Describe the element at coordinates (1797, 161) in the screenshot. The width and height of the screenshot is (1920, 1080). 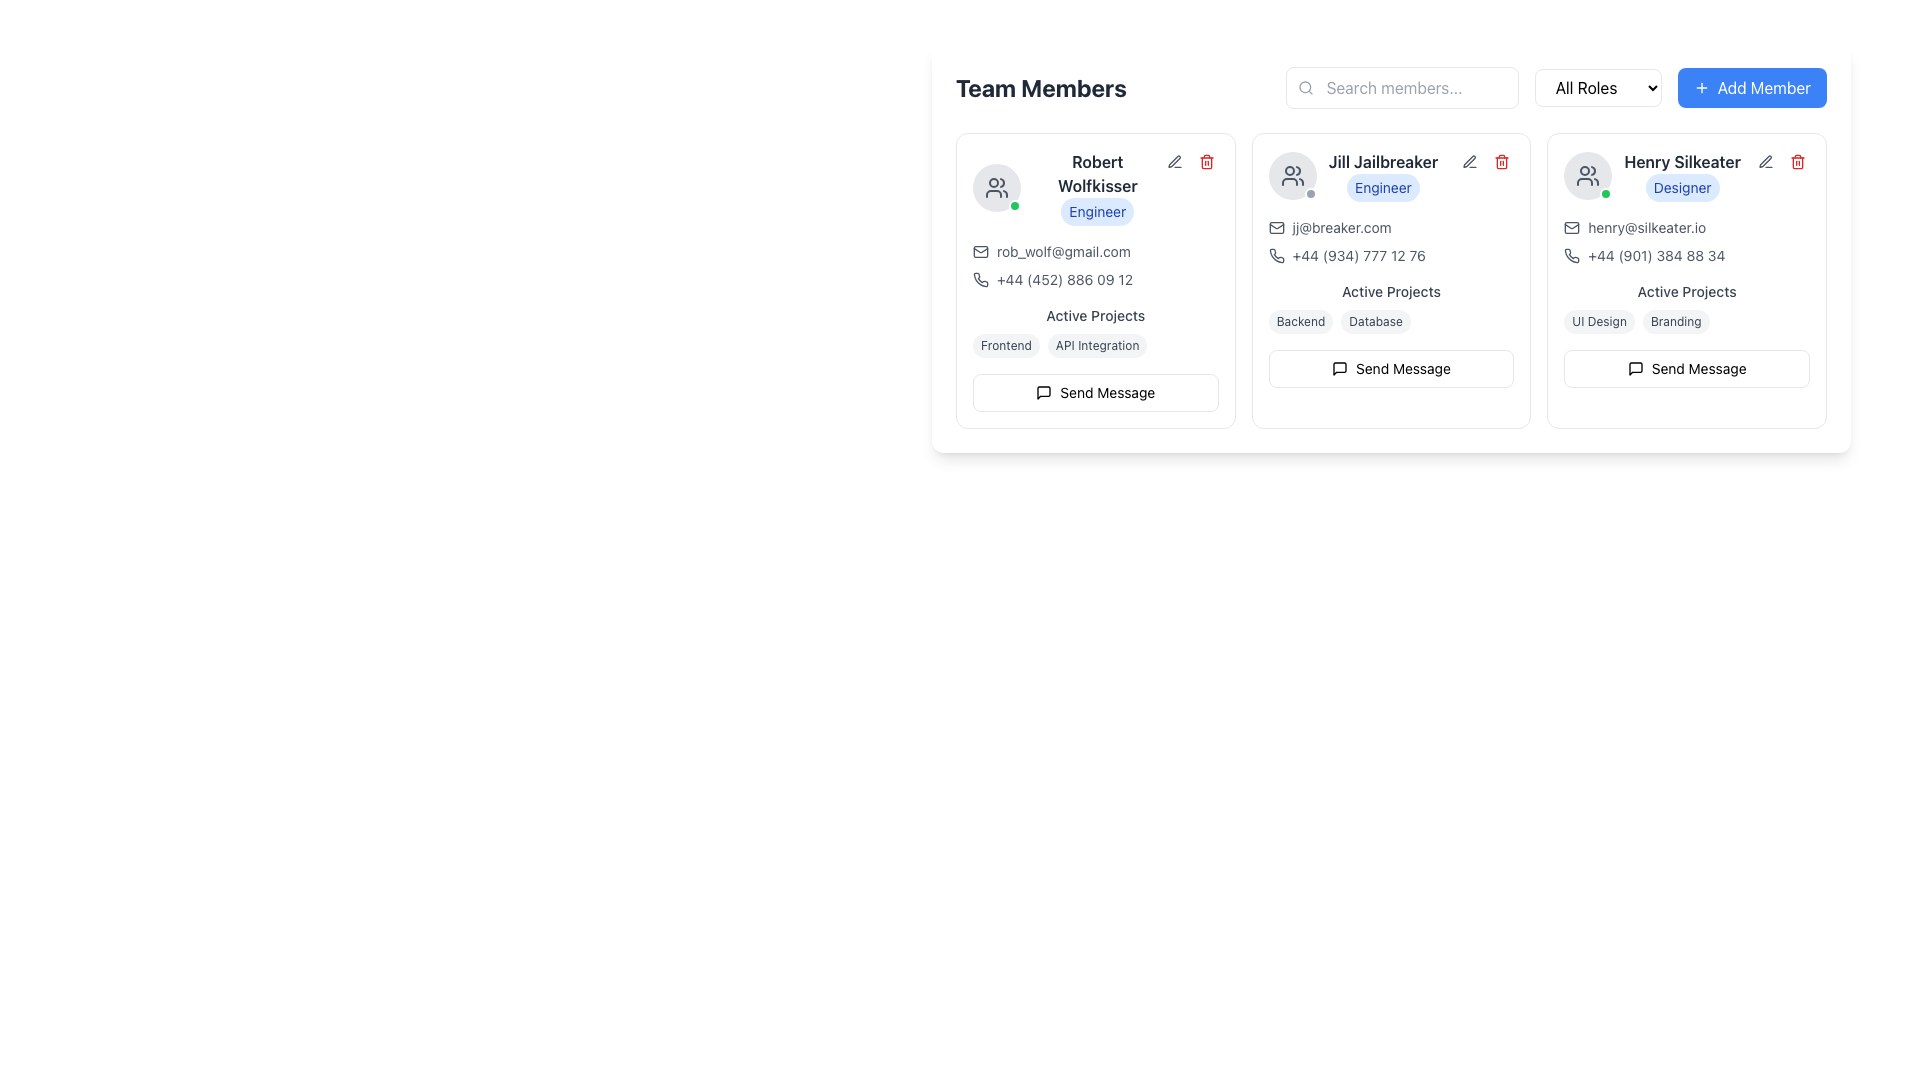
I see `the delete button icon with a trash can image located in the top right corner of Henry Silkeater's profile card` at that location.